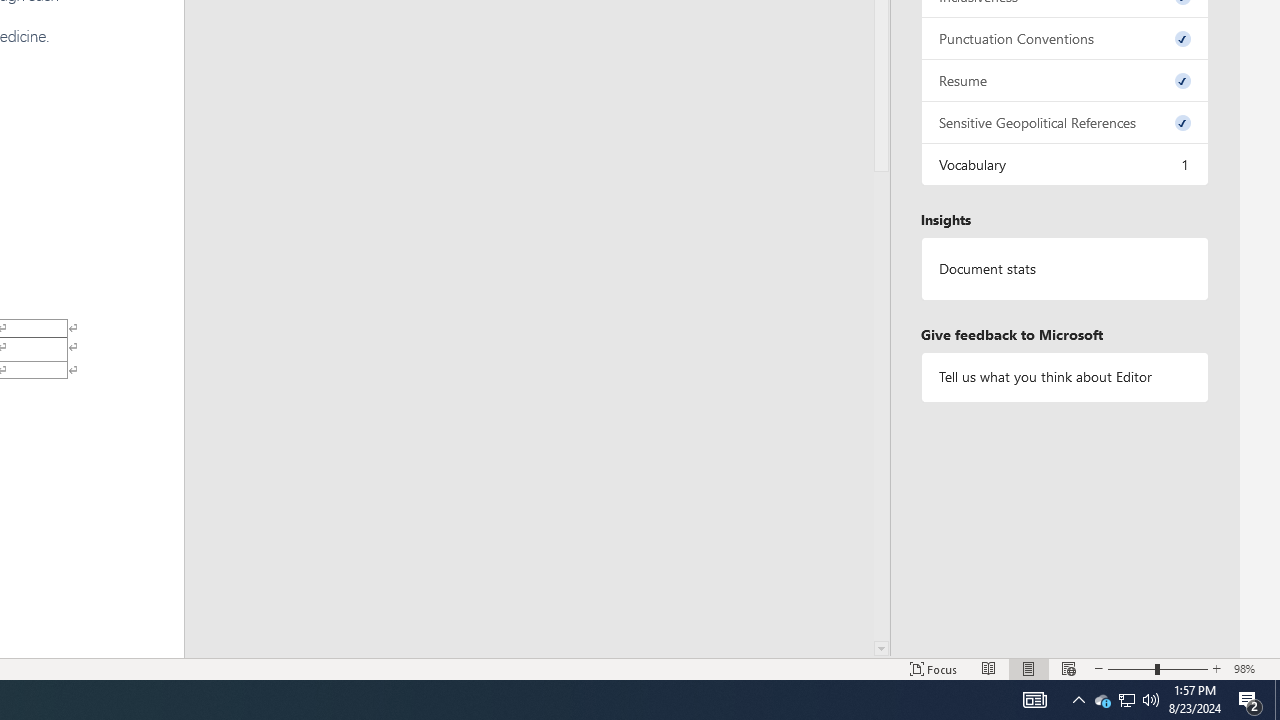  Describe the element at coordinates (1063, 79) in the screenshot. I see `'Resume, 0 issues. Press space or enter to review items.'` at that location.